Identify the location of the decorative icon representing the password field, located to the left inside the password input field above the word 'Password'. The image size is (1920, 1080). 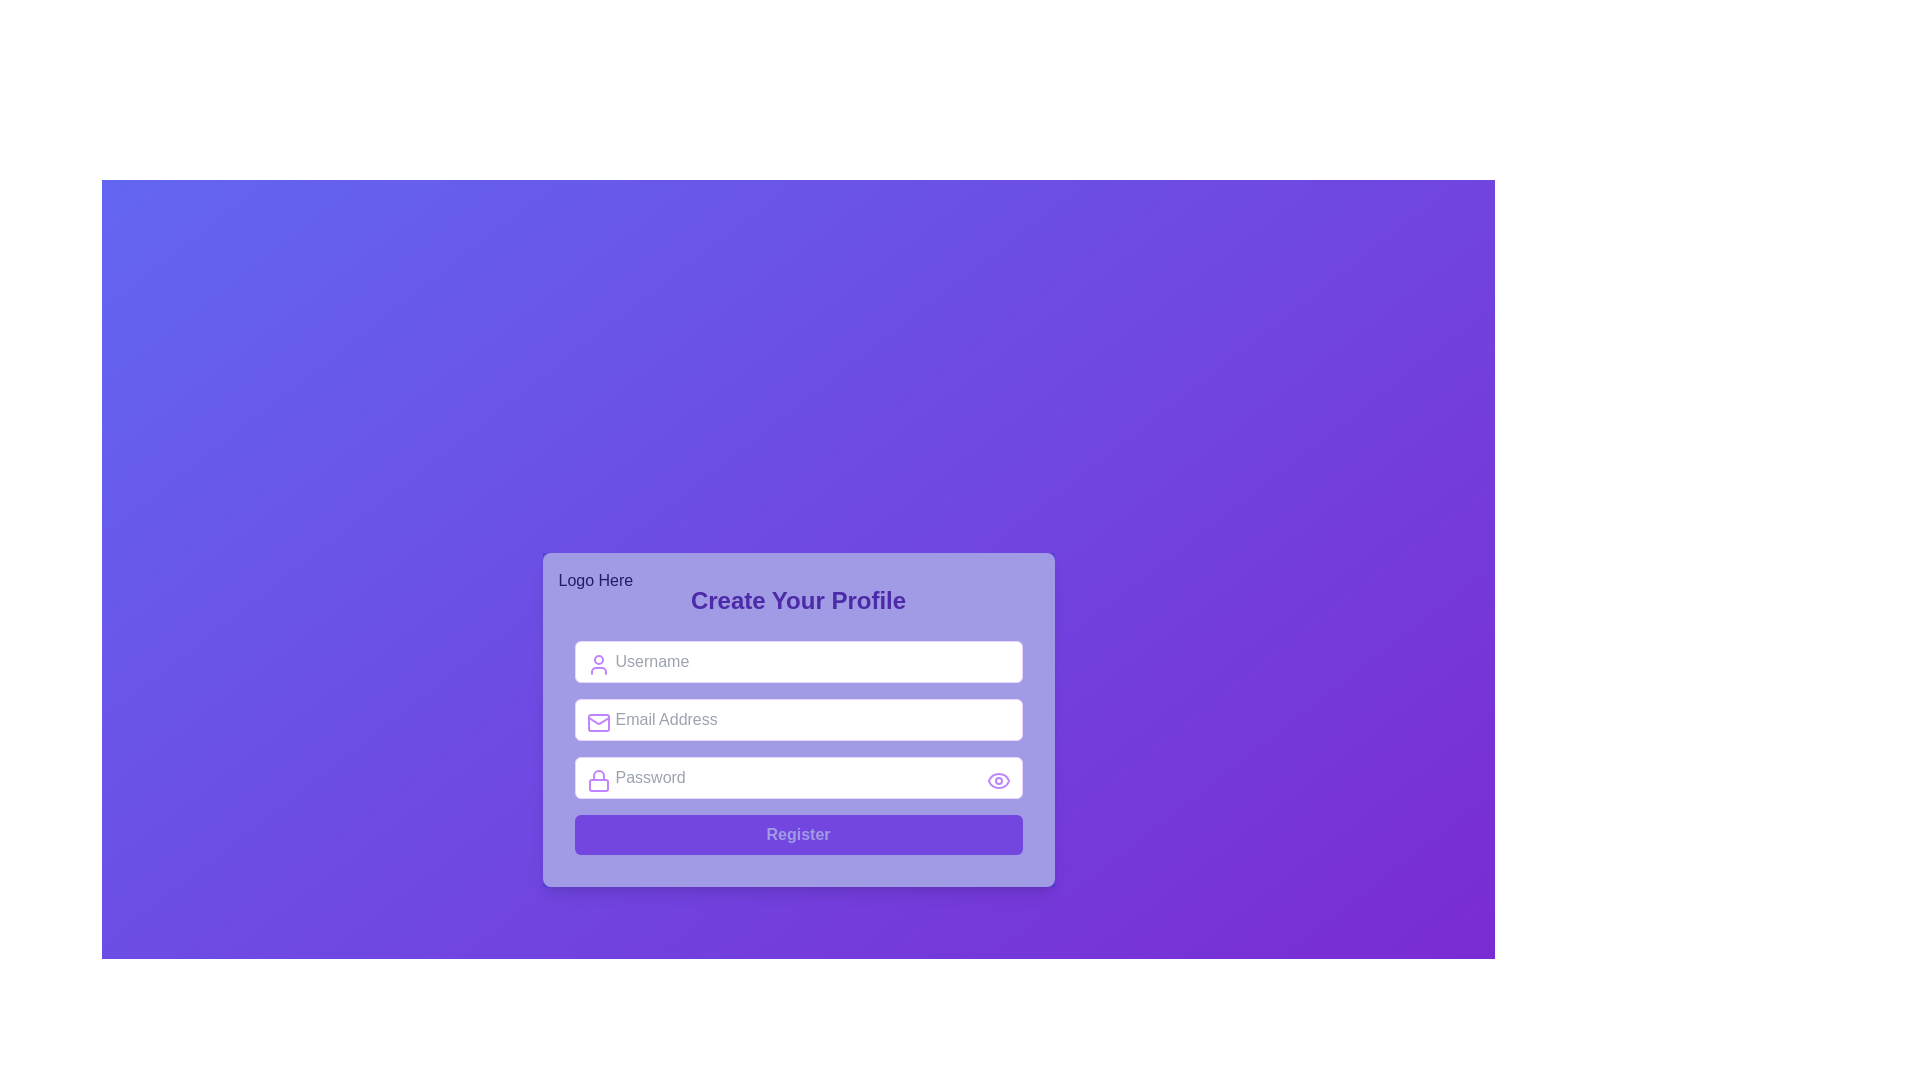
(597, 779).